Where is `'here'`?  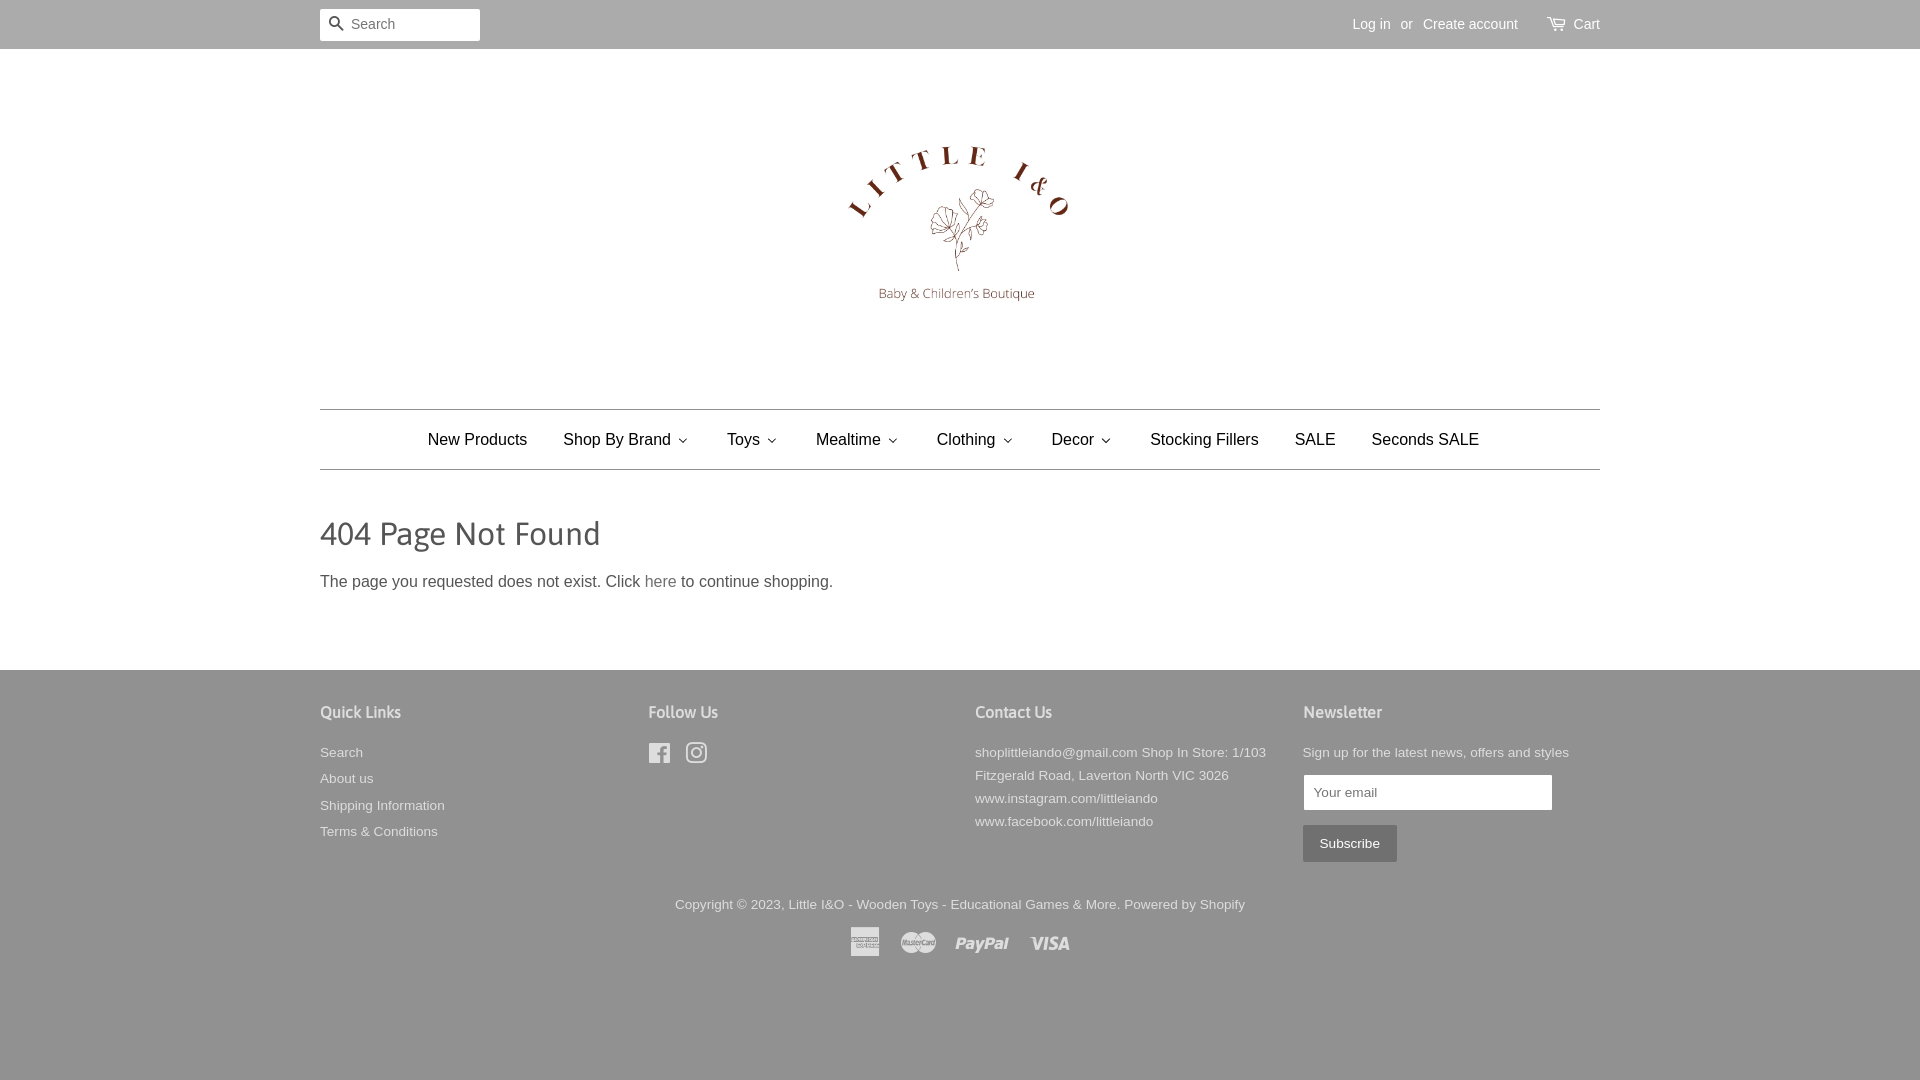 'here' is located at coordinates (661, 581).